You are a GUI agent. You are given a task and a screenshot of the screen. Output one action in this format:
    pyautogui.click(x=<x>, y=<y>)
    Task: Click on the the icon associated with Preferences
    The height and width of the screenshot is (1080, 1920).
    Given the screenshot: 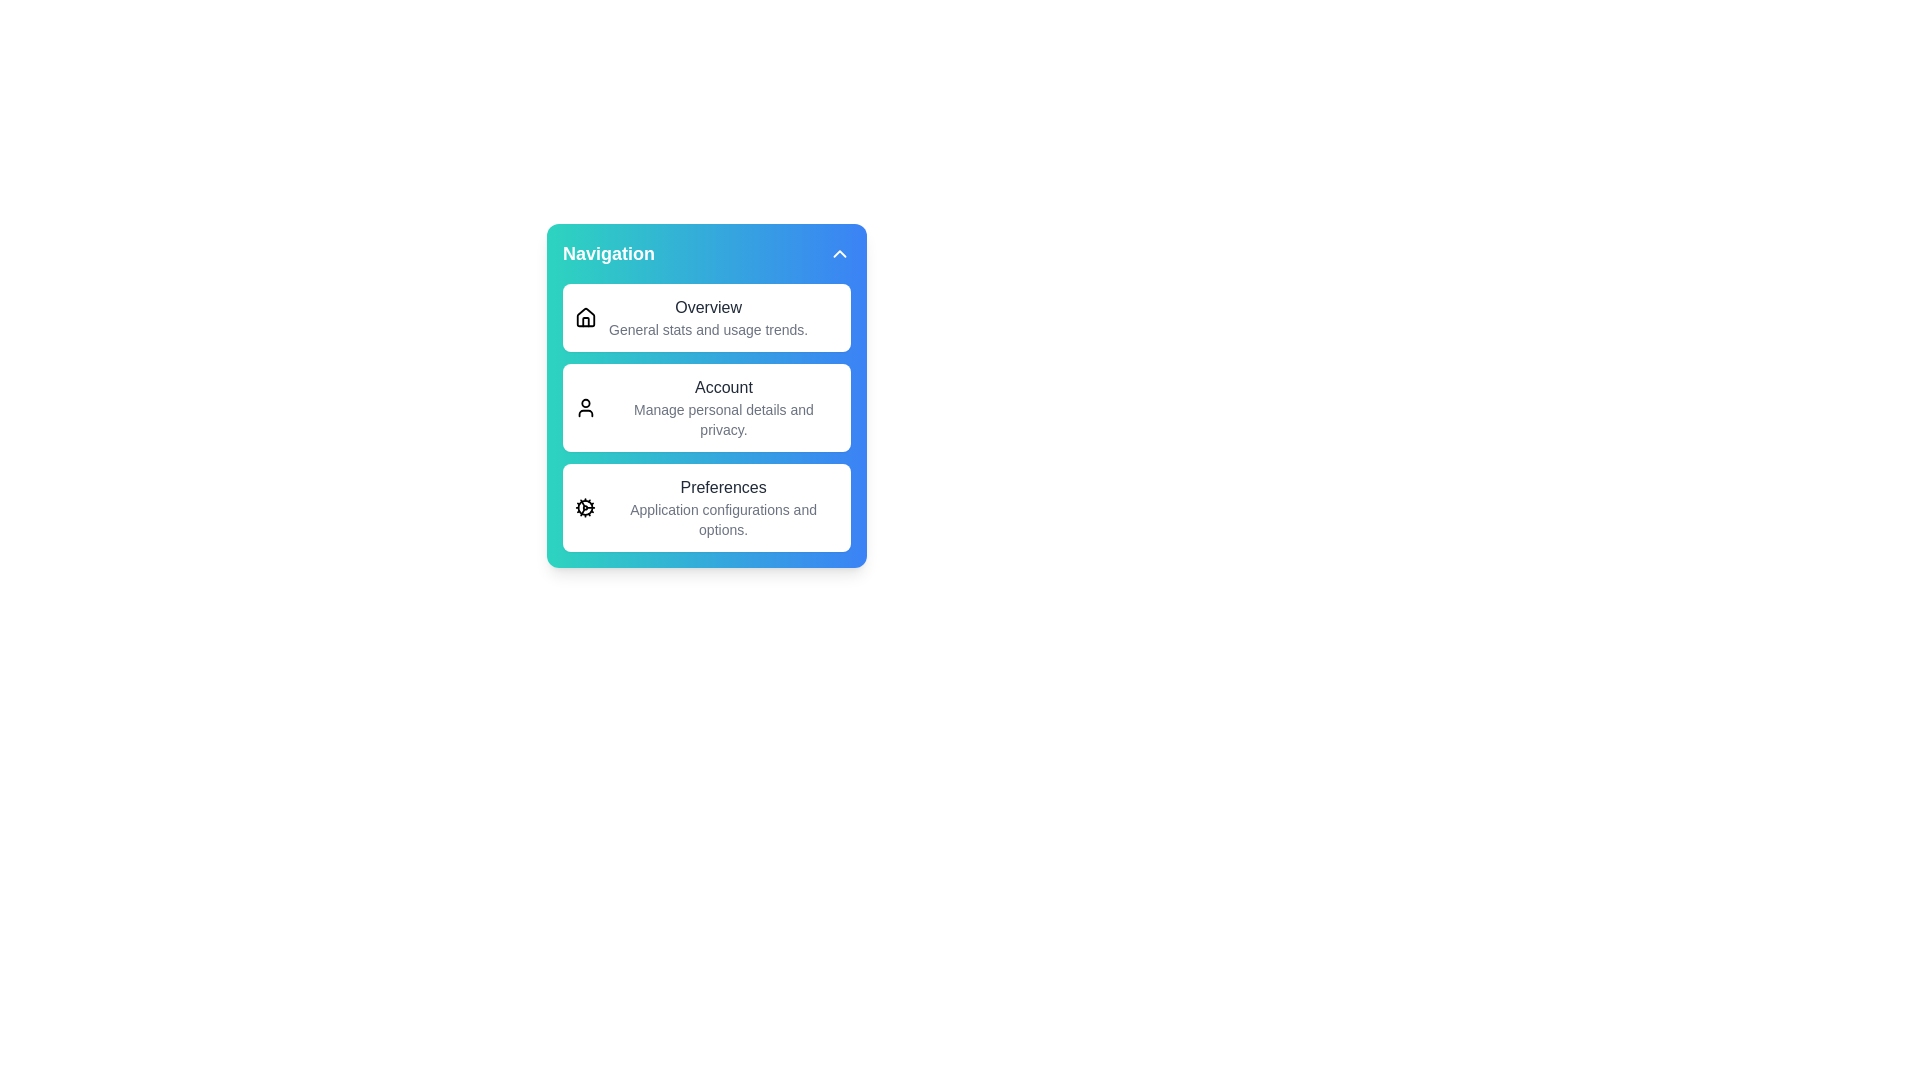 What is the action you would take?
    pyautogui.click(x=584, y=507)
    